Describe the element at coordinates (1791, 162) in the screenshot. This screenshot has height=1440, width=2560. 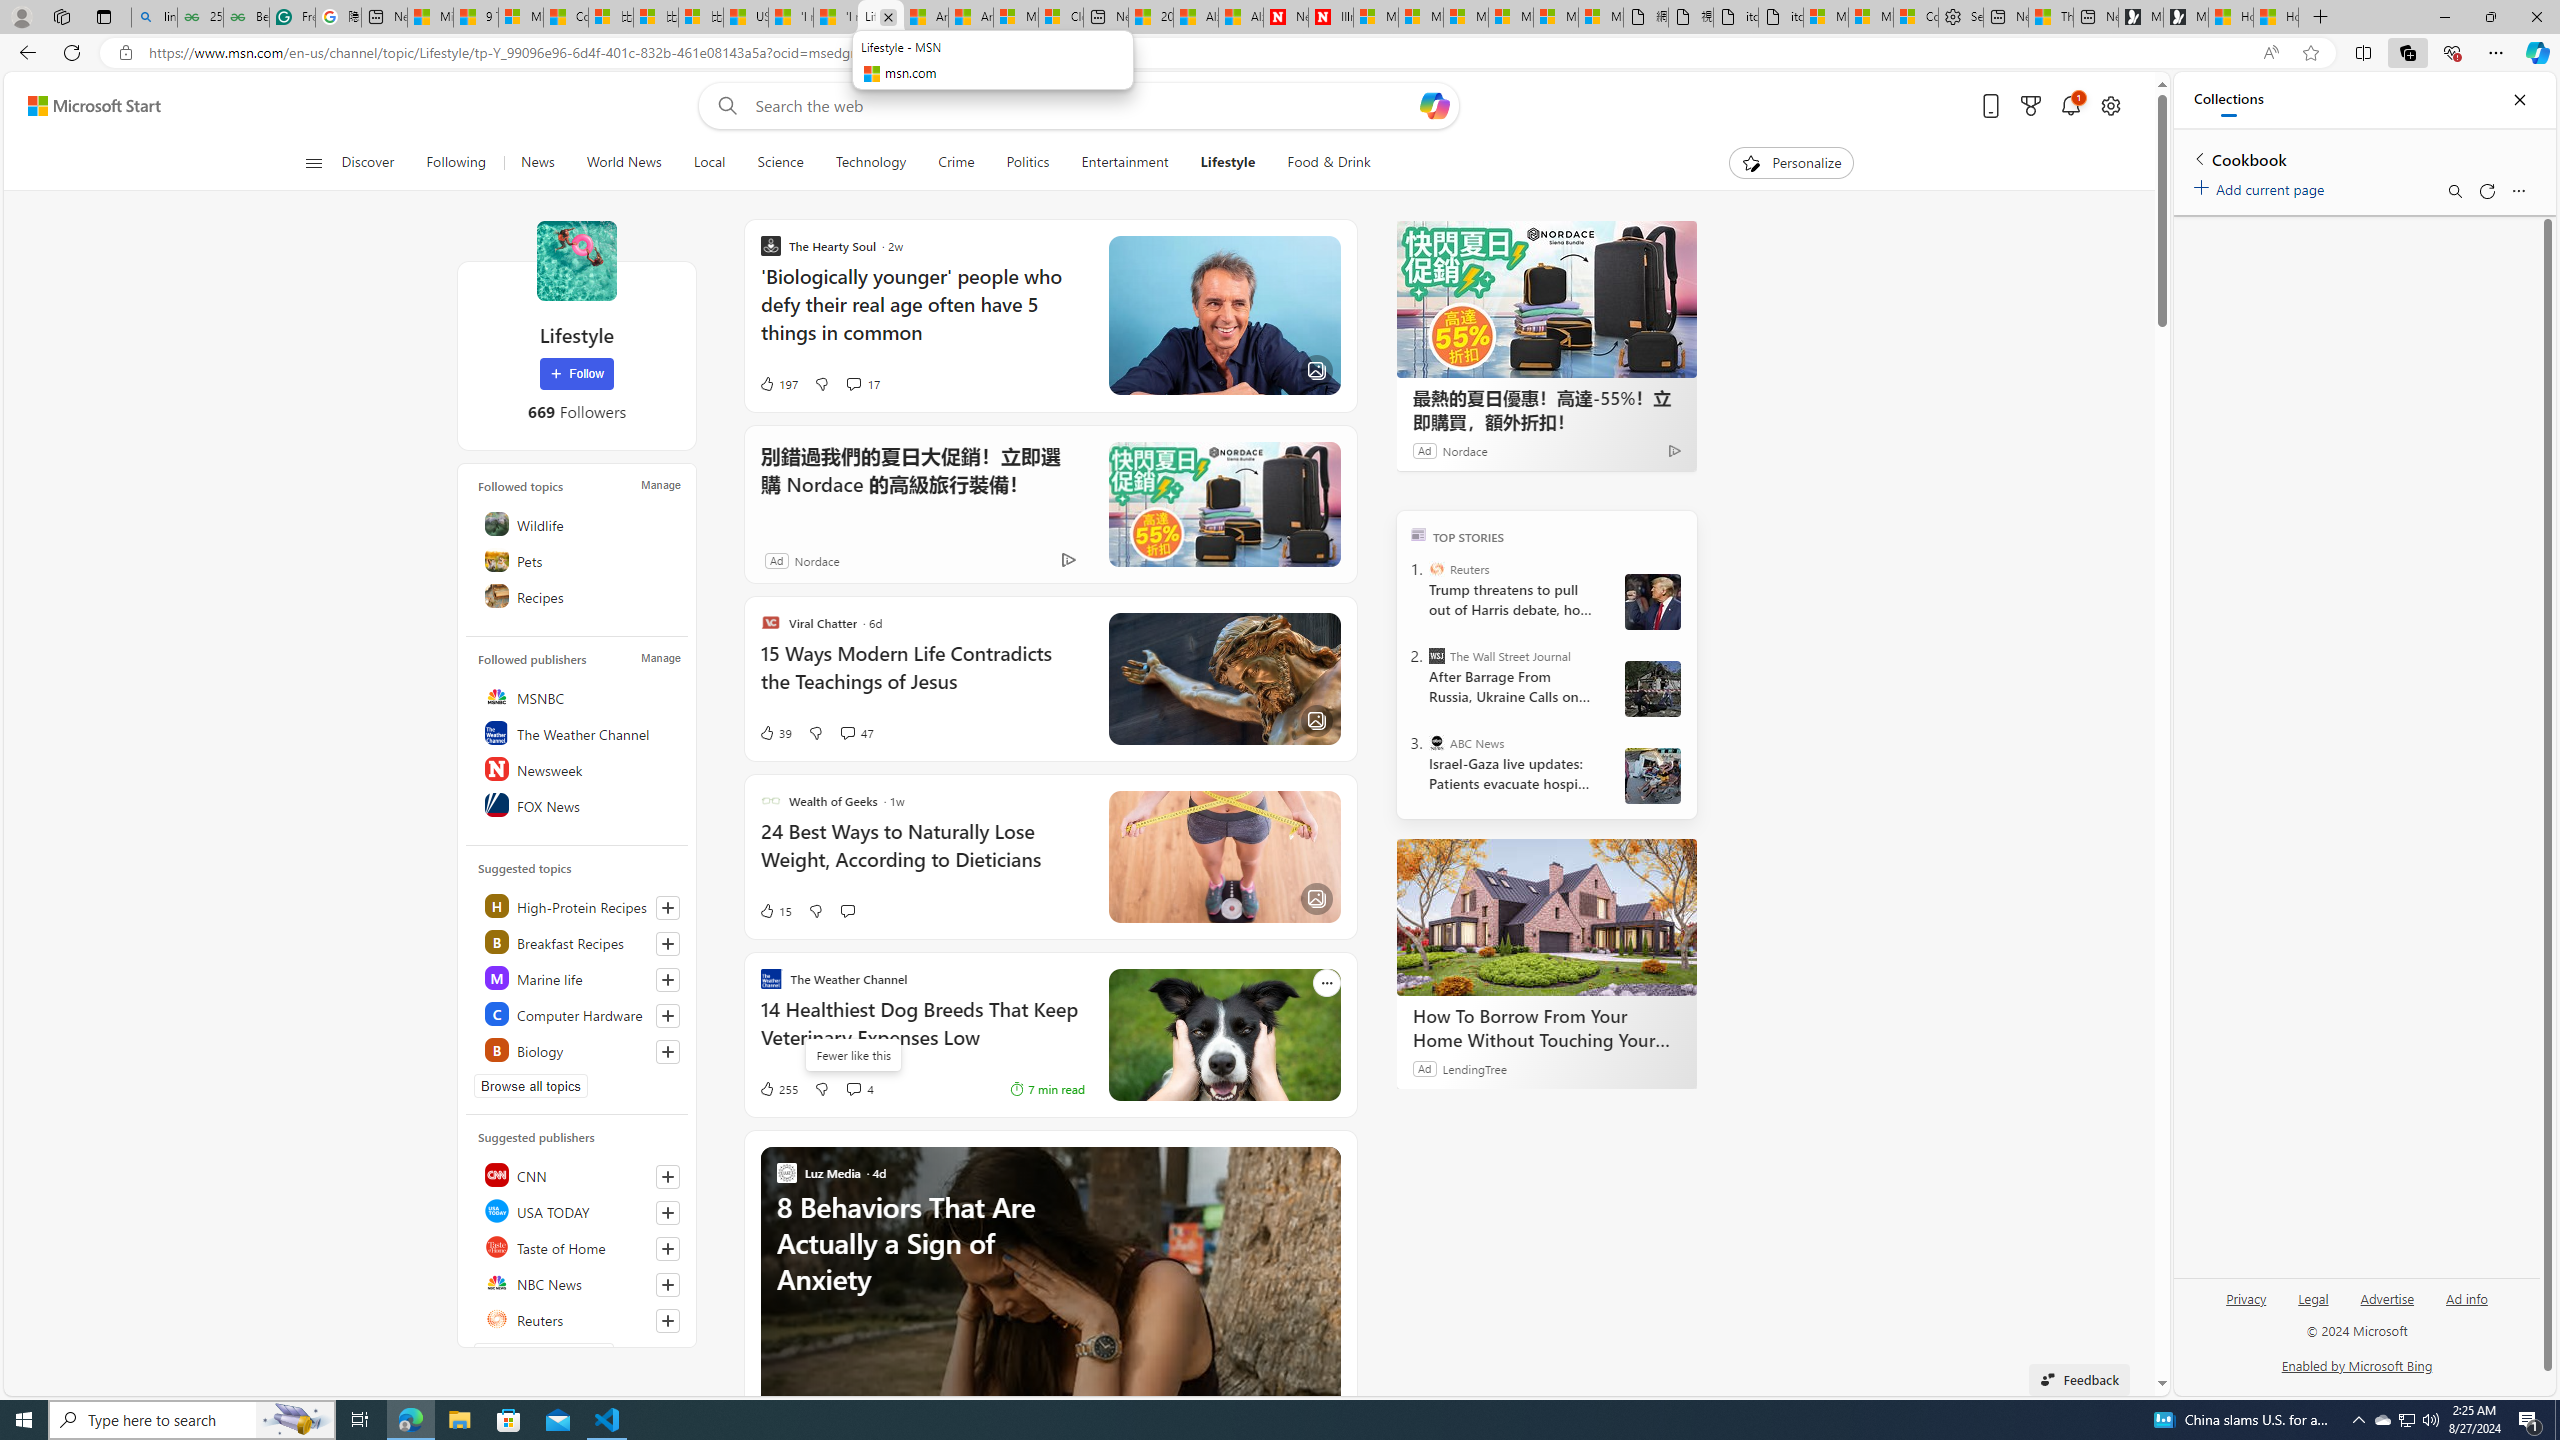
I see `'Personalize'` at that location.